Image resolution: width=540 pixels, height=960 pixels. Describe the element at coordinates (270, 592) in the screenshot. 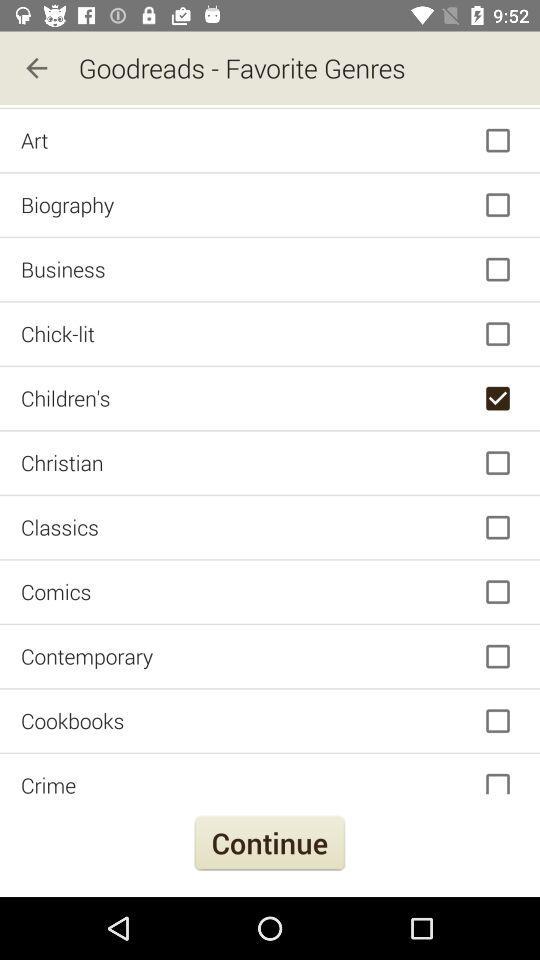

I see `the comics` at that location.